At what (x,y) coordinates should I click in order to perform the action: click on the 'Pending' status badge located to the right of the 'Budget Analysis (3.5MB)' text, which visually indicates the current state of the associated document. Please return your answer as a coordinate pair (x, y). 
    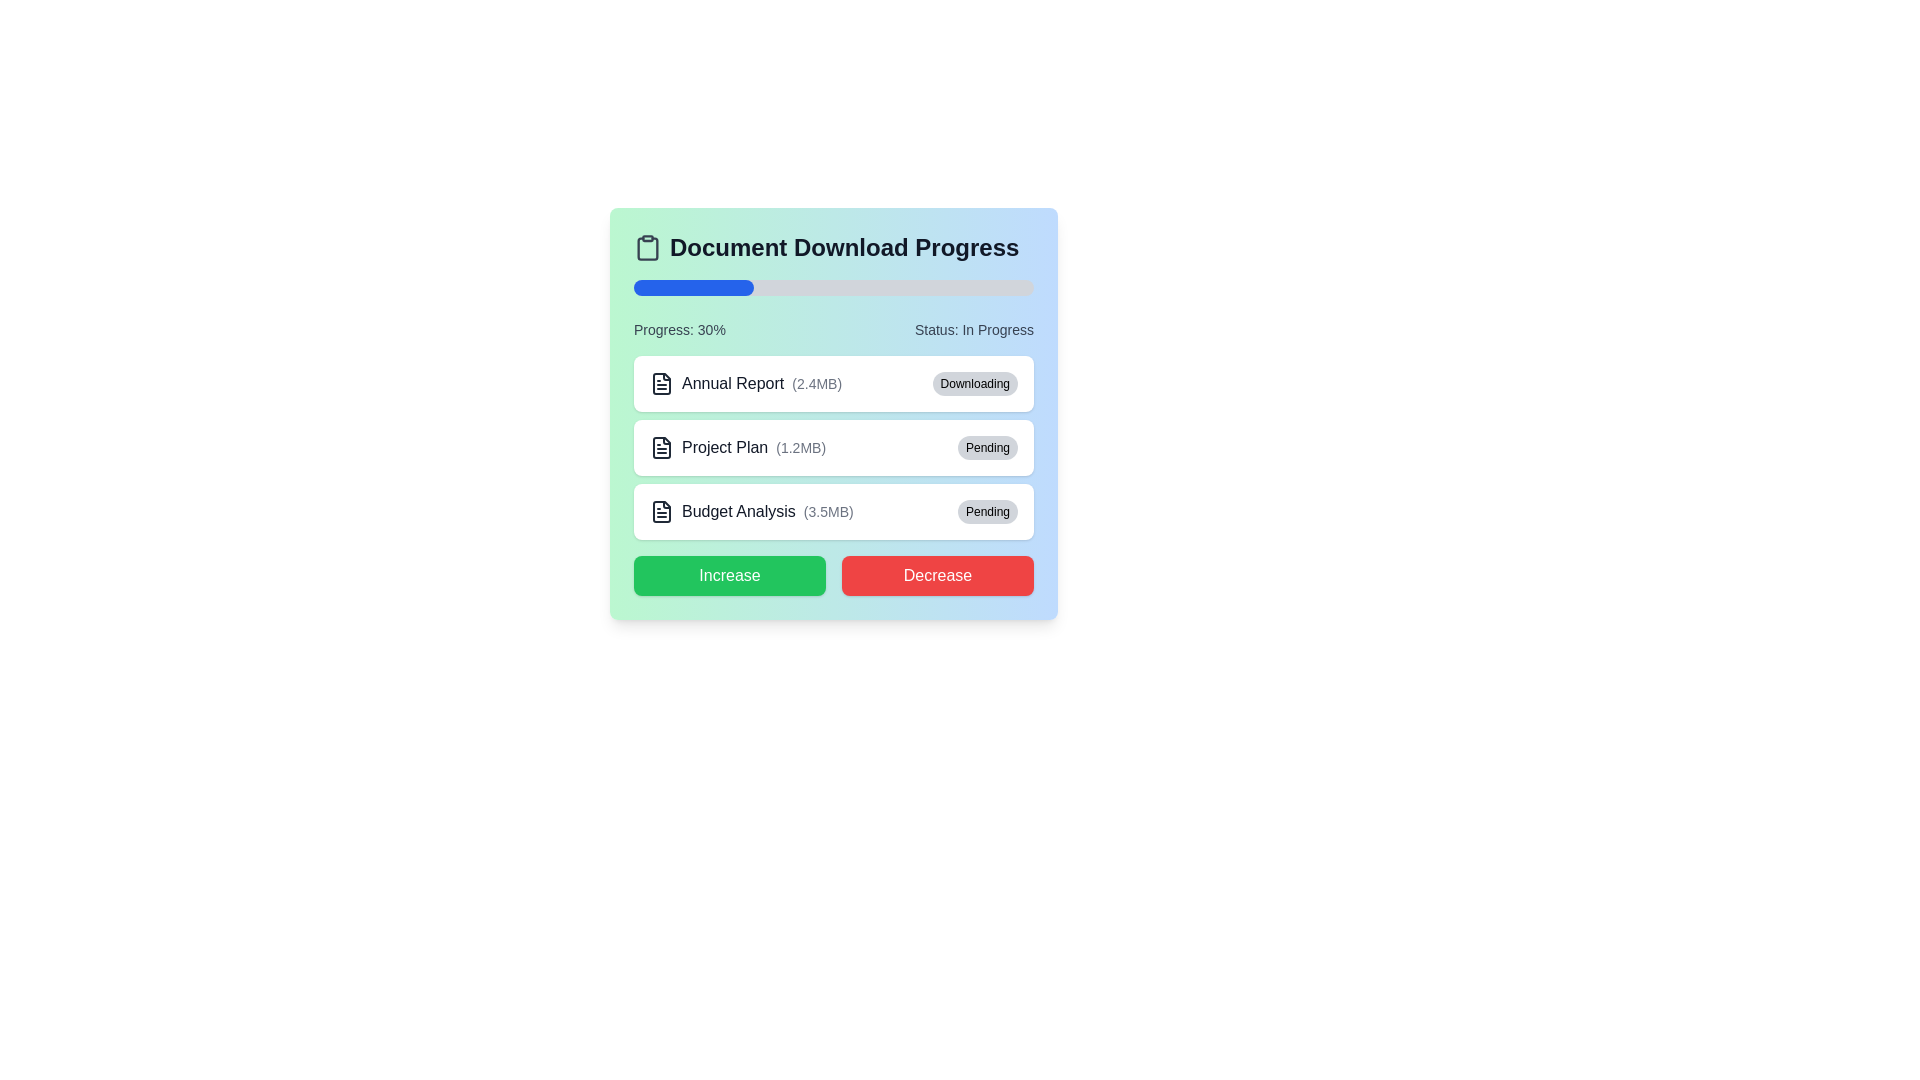
    Looking at the image, I should click on (988, 511).